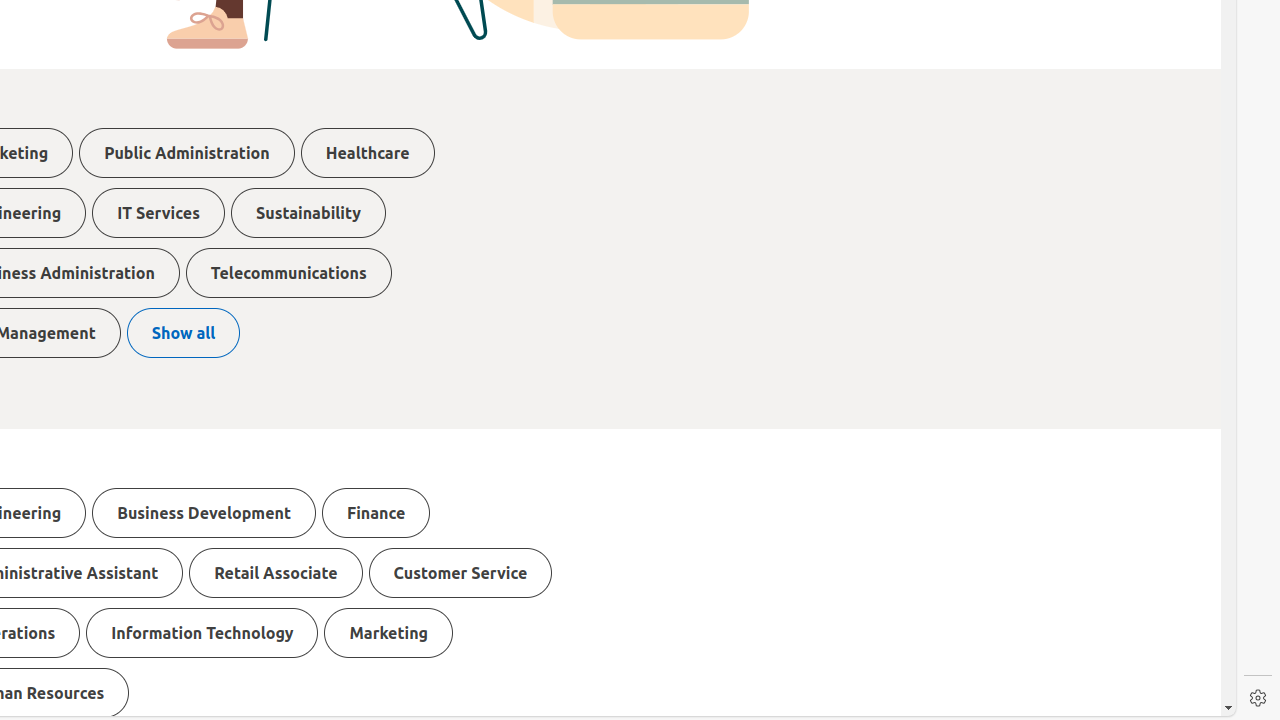 The image size is (1280, 720). Describe the element at coordinates (376, 512) in the screenshot. I see `'Finance'` at that location.